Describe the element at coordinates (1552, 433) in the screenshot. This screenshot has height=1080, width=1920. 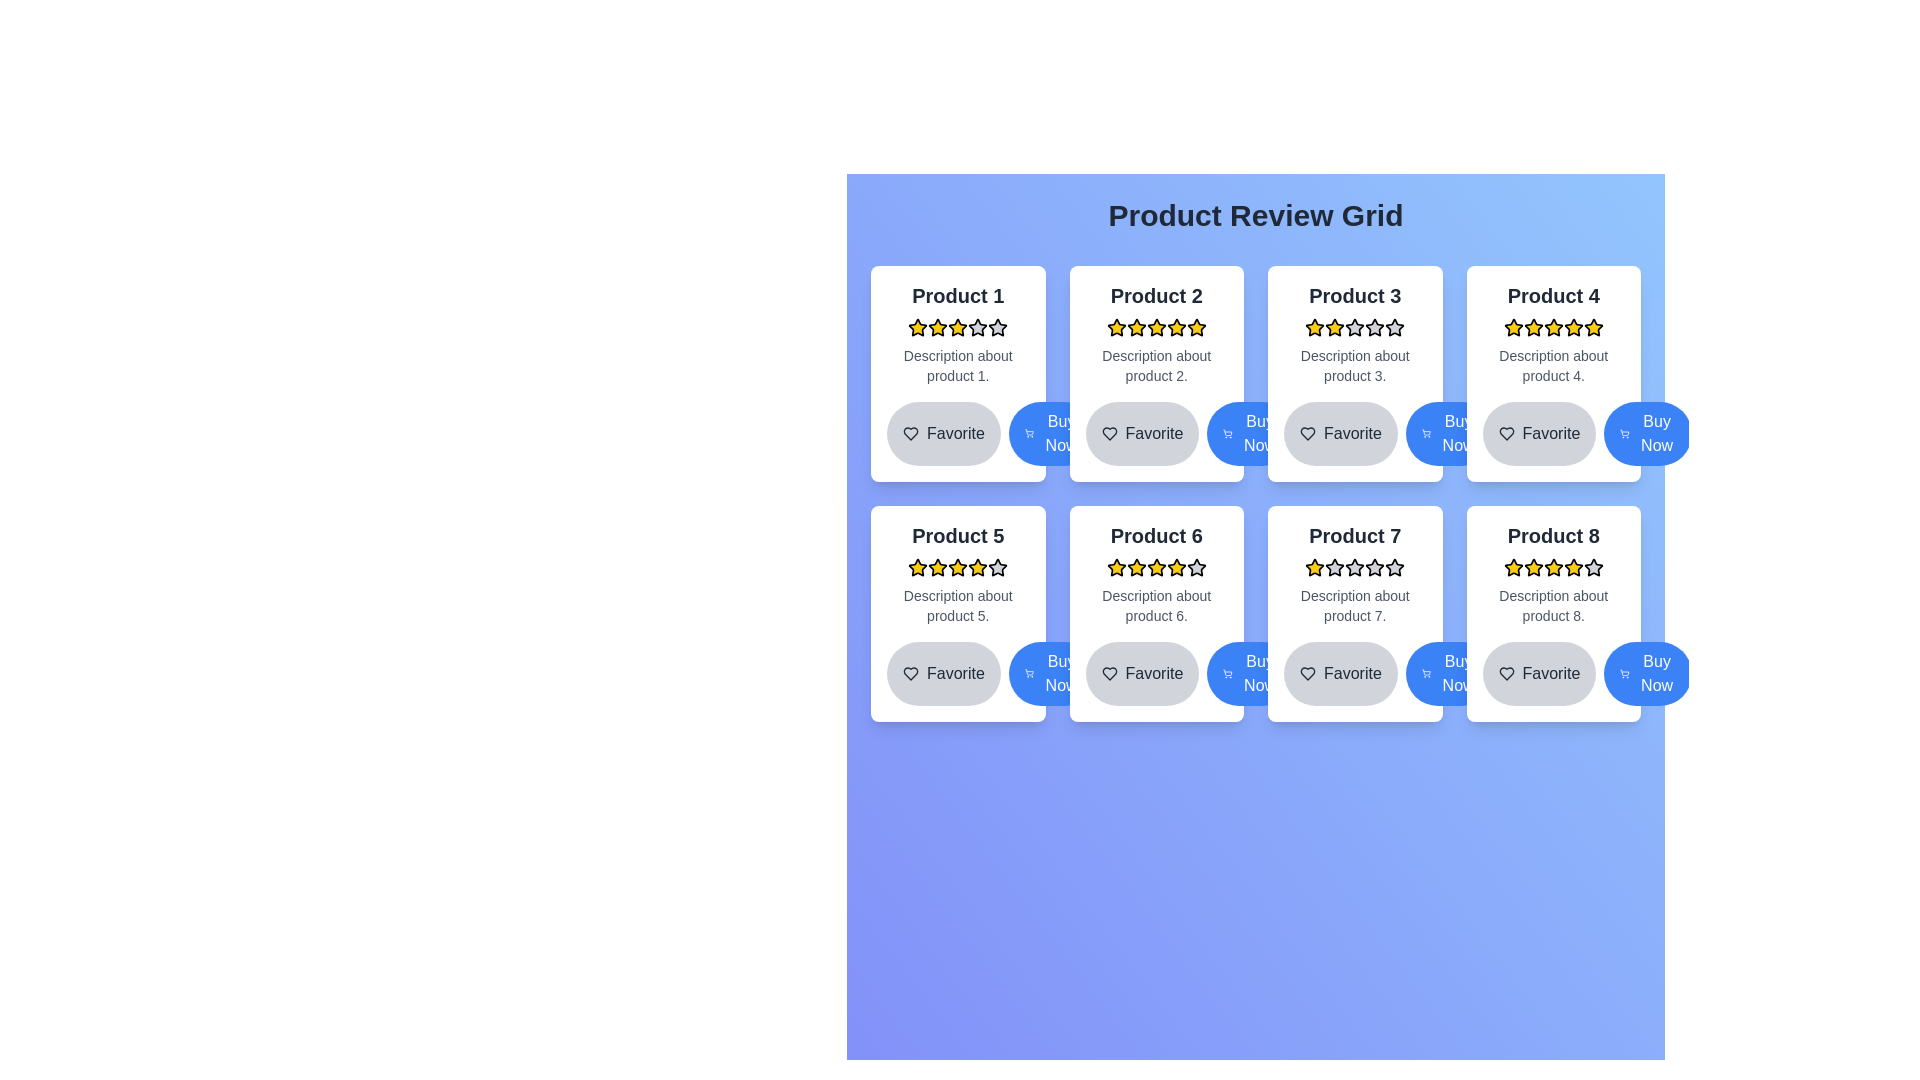
I see `the gray oval-shaped 'Favorite' button with a heart icon, located below Product 4's details in the Product Review Grid` at that location.